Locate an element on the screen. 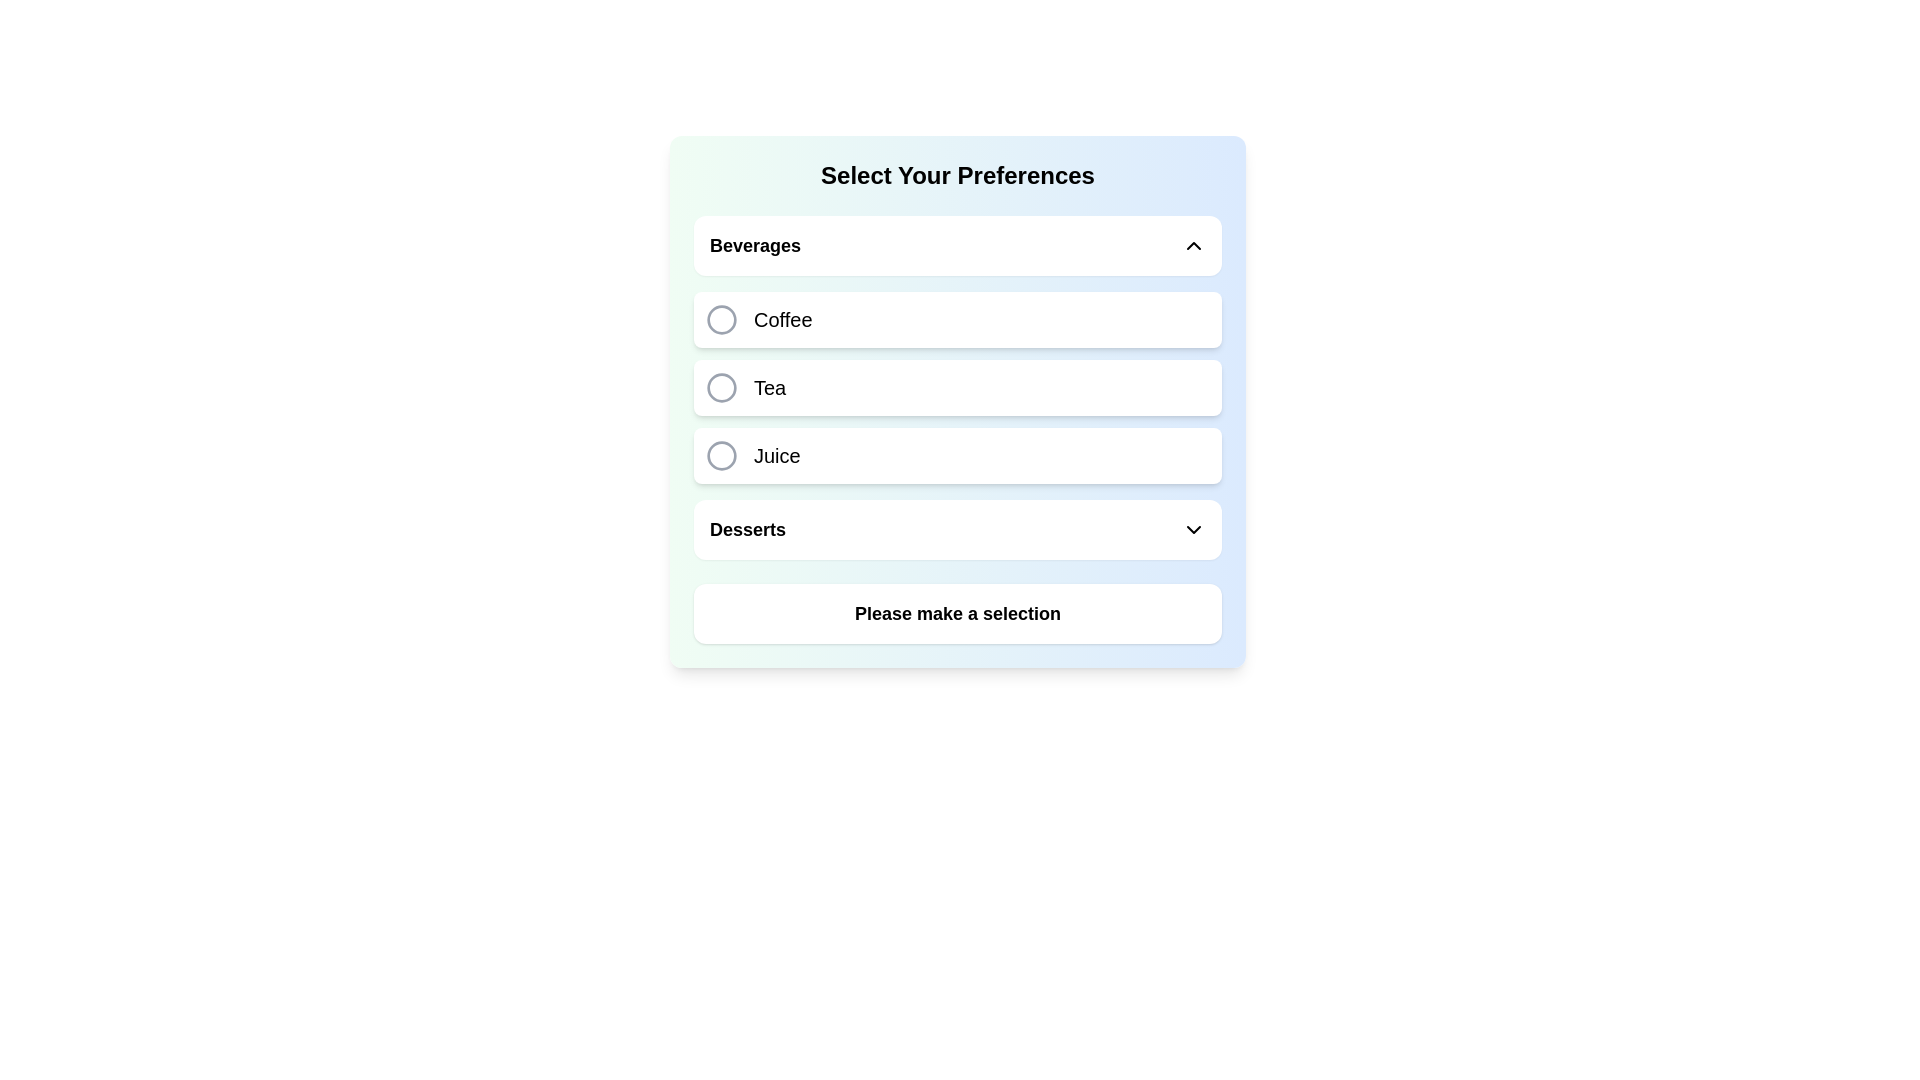 This screenshot has width=1920, height=1080. the 'Juice' radio button, which is the third in a vertical list of radio buttons within the 'Select Your Preferences' form is located at coordinates (720, 455).